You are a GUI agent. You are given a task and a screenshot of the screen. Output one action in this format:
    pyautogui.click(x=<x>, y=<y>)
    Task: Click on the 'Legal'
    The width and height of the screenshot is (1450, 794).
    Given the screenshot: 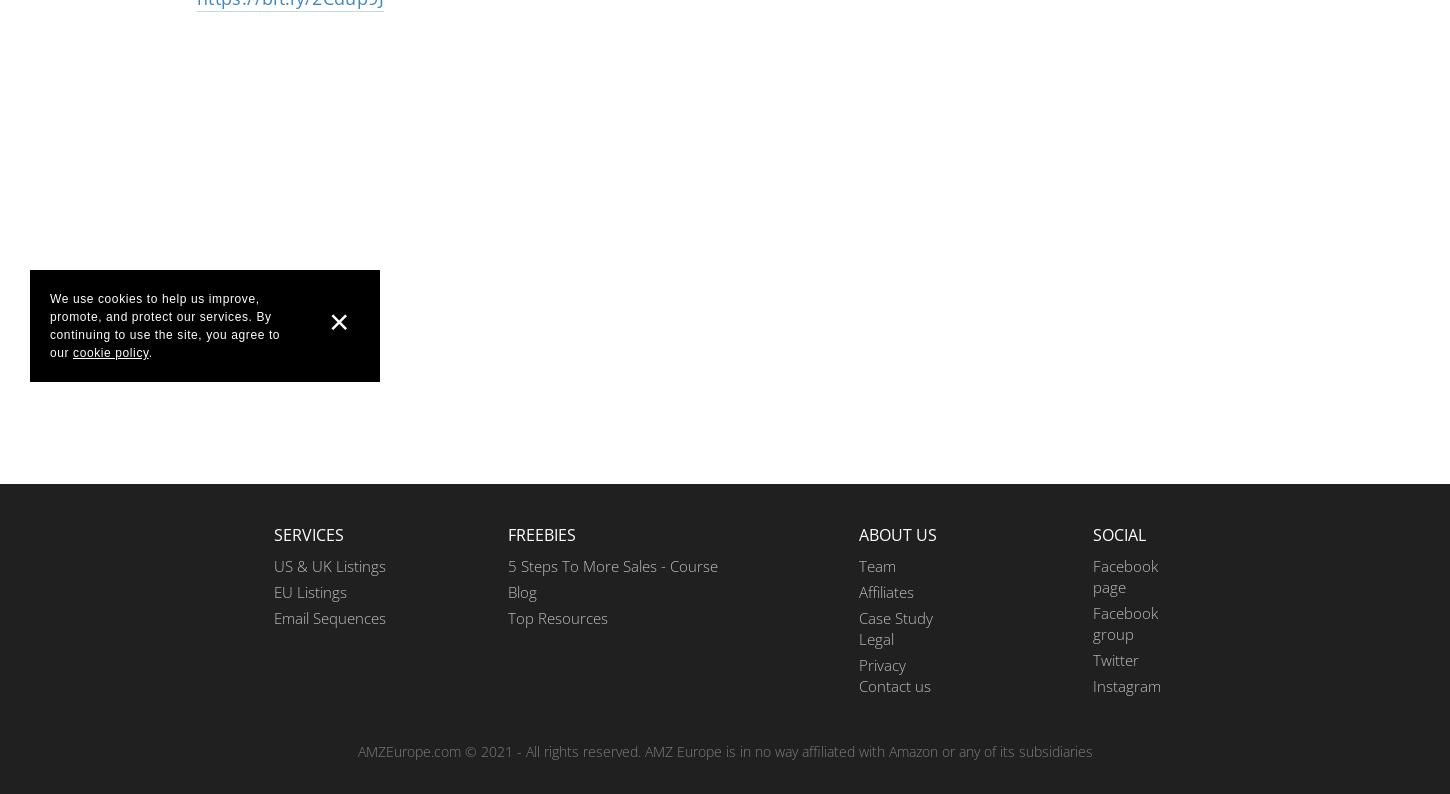 What is the action you would take?
    pyautogui.click(x=875, y=638)
    